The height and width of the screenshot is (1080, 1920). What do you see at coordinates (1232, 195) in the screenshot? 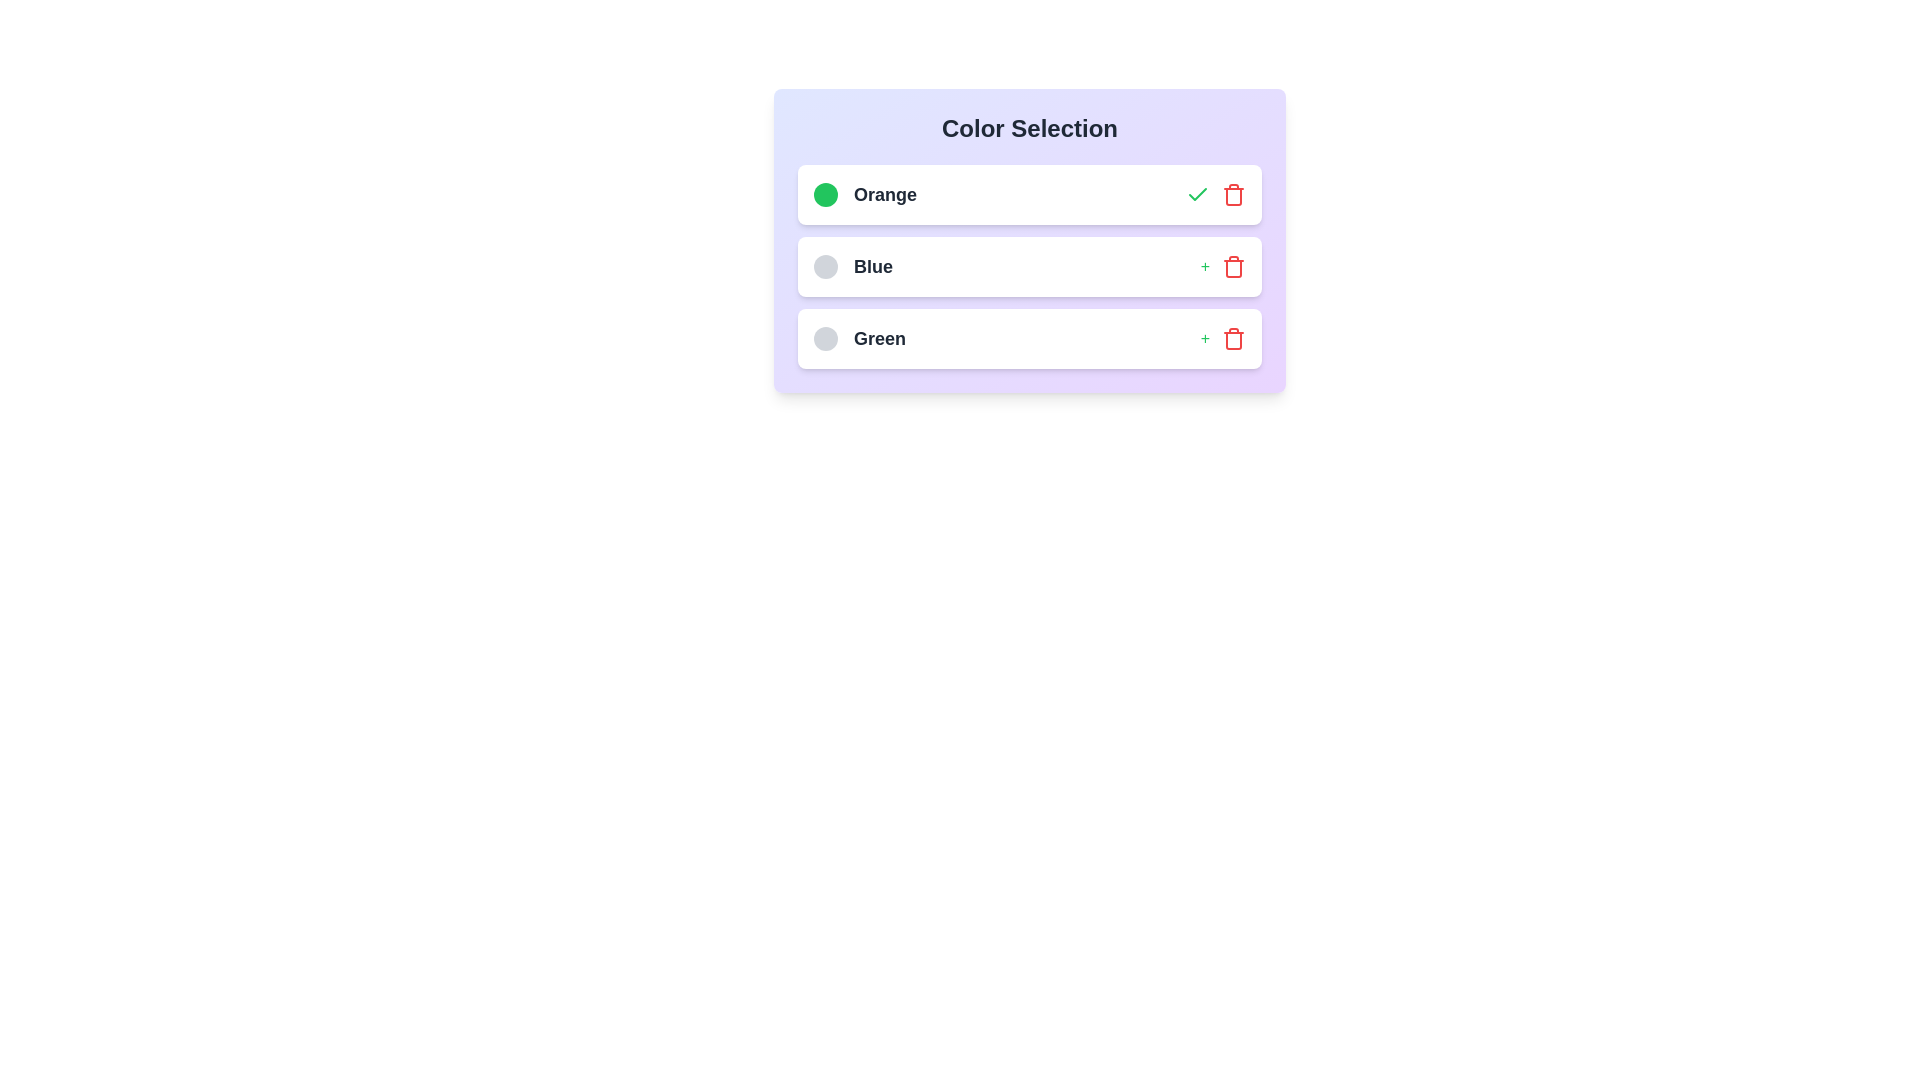
I see `trash icon to remove the color item Orange` at bounding box center [1232, 195].